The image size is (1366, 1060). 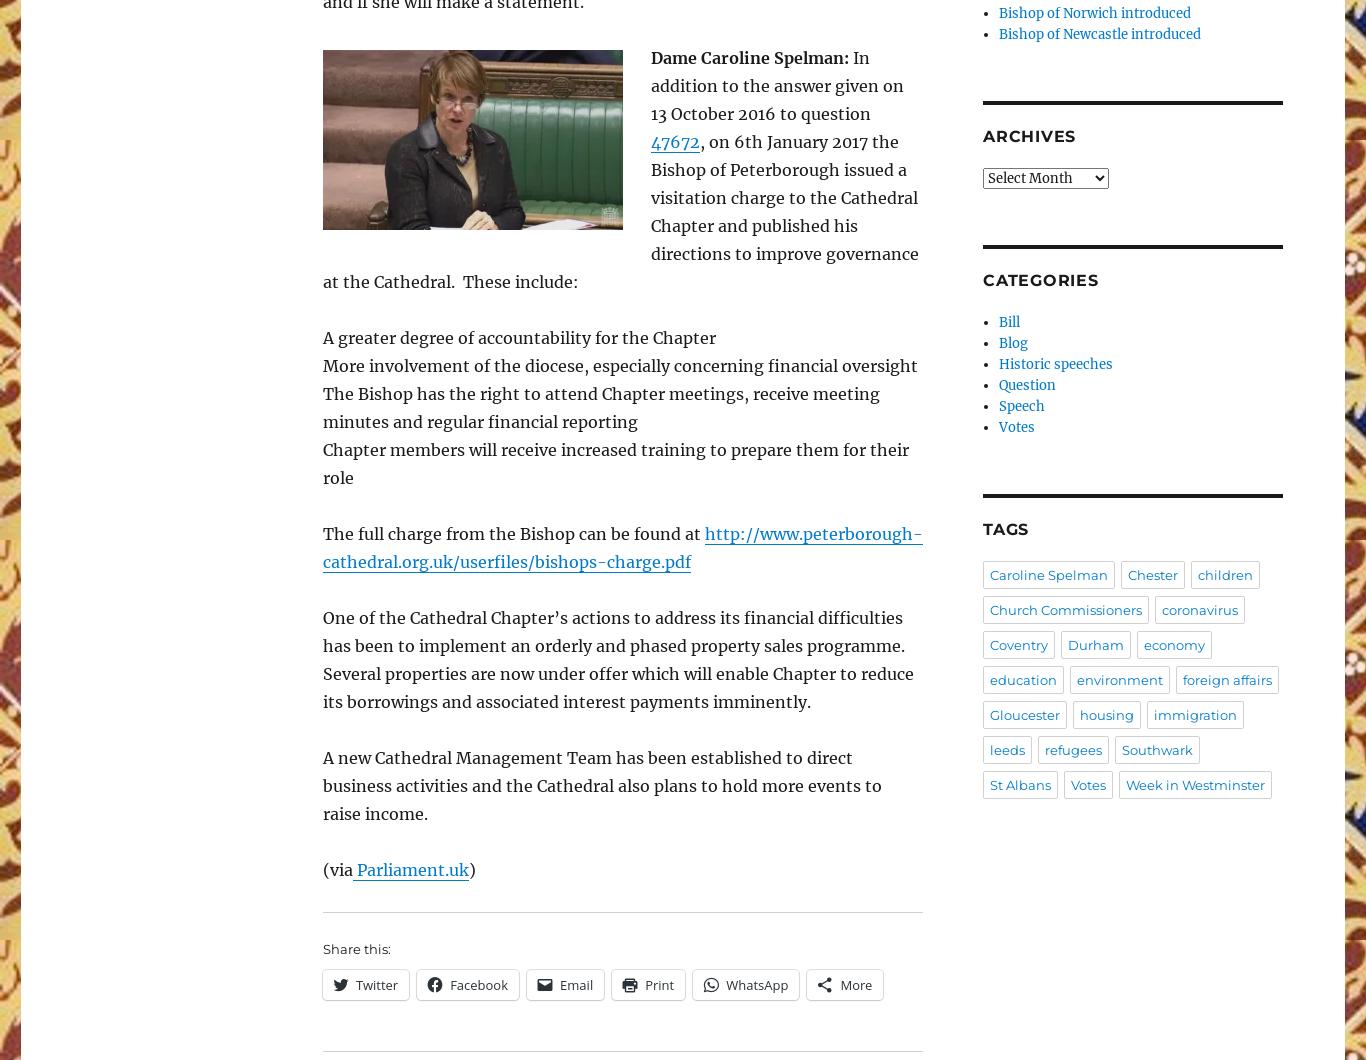 What do you see at coordinates (323, 406) in the screenshot?
I see `'The Bishop has the right to attend Chapter meetings, receive meeting minutes and regular financial reporting'` at bounding box center [323, 406].